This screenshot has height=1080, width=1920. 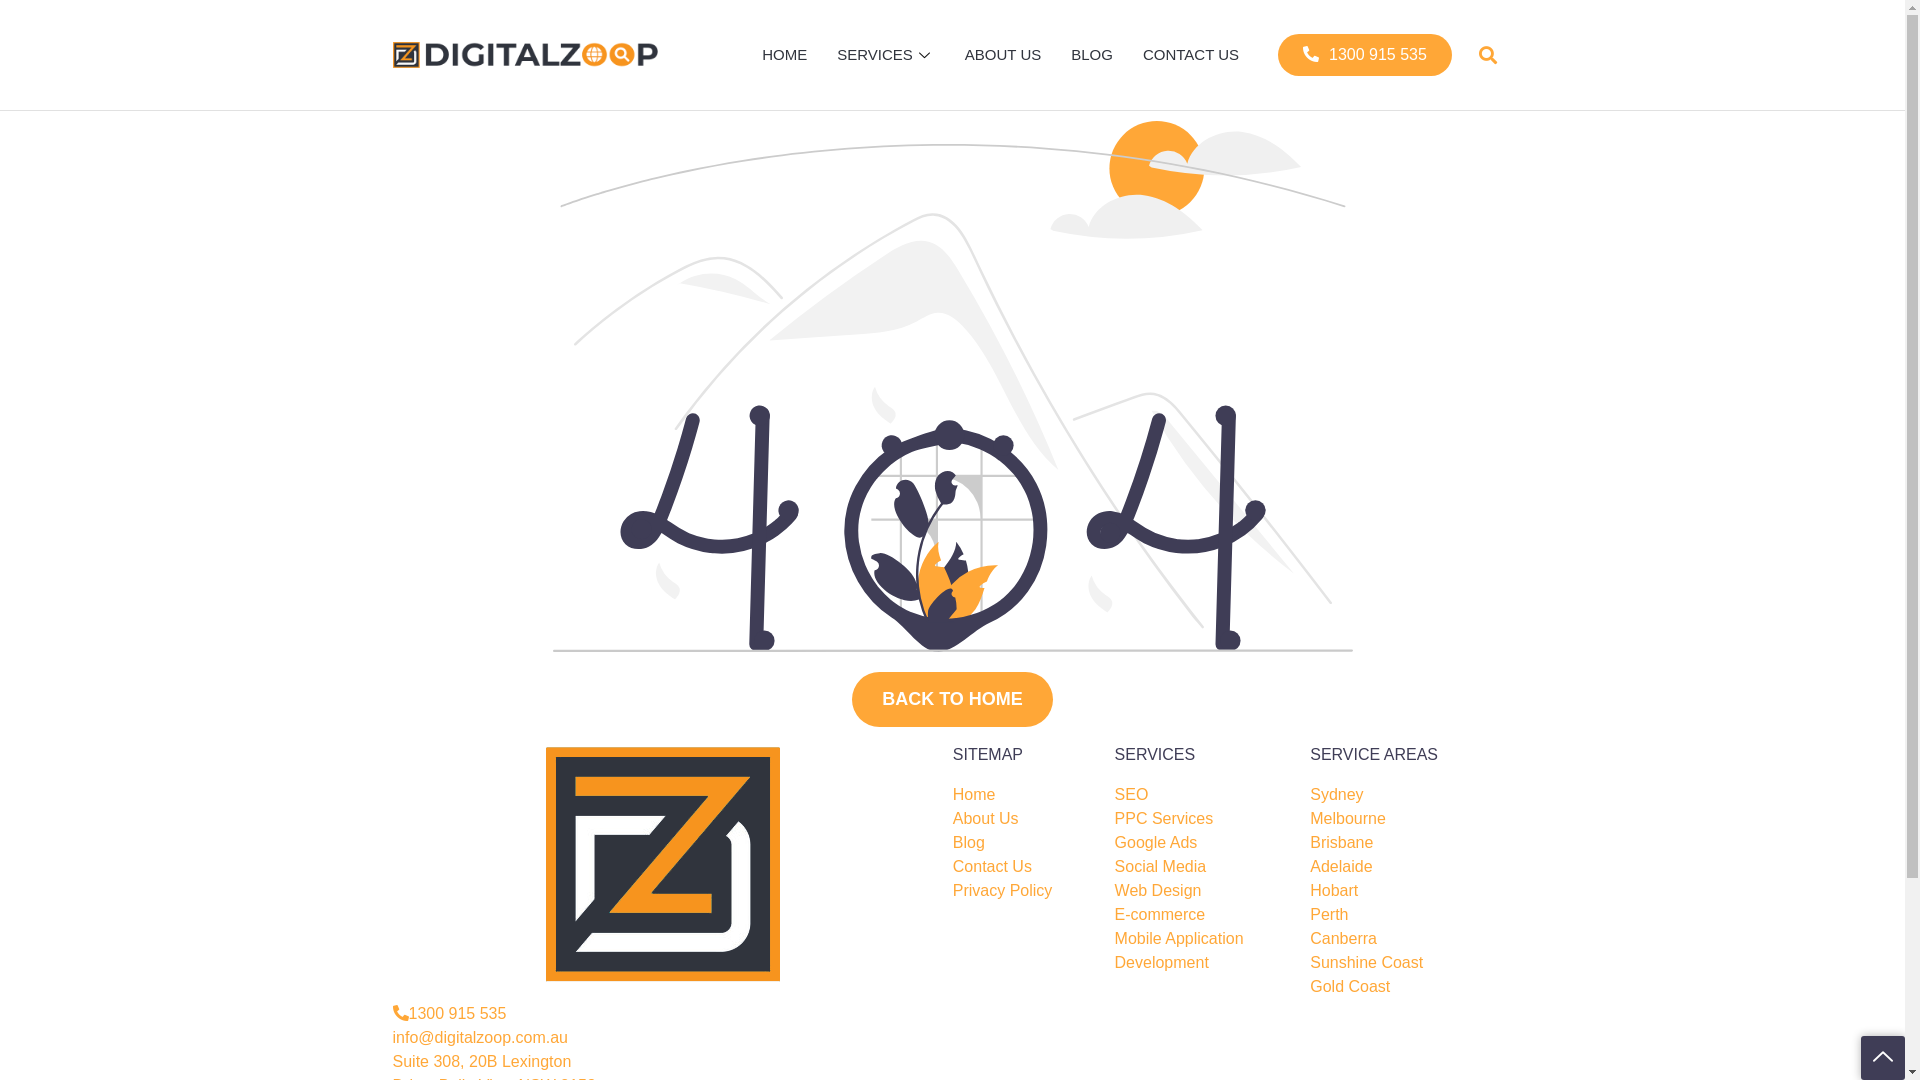 I want to click on '1300 915 535', so click(x=1363, y=53).